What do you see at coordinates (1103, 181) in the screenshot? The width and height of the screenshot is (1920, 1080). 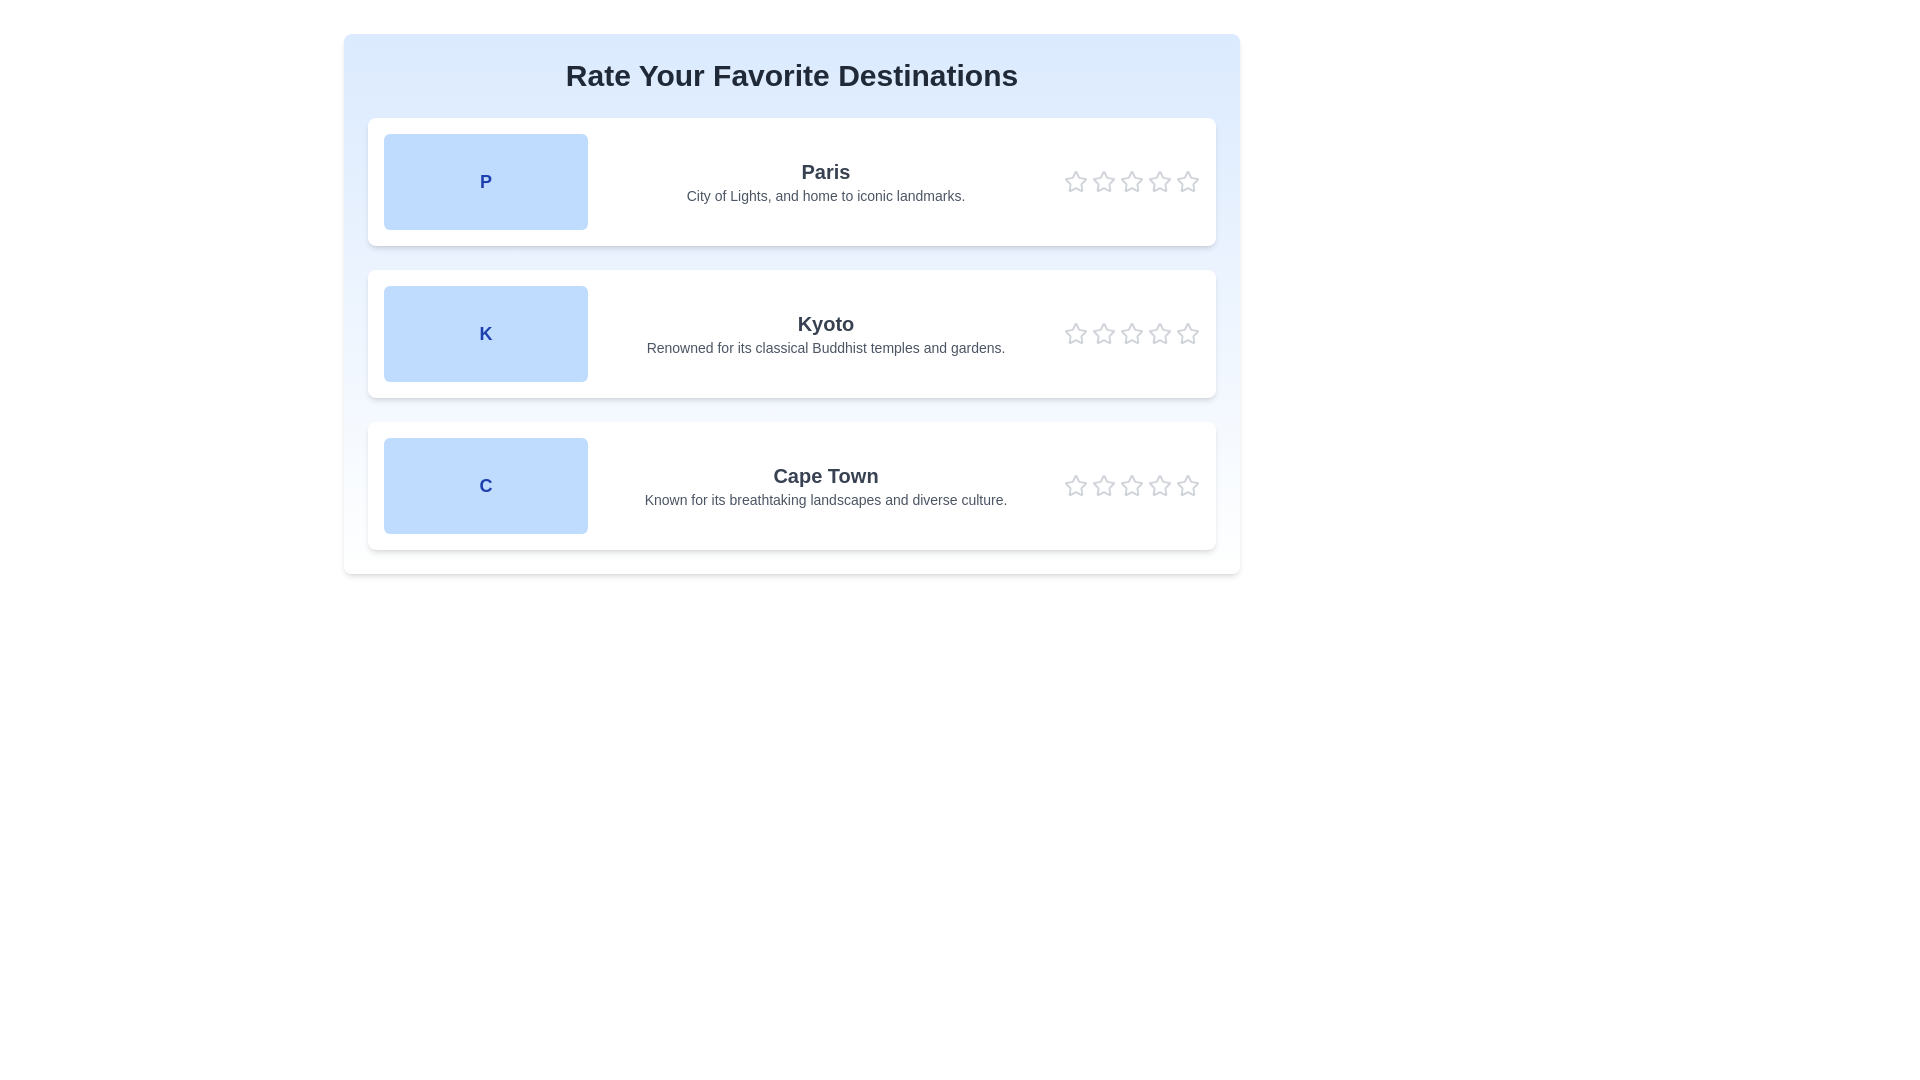 I see `the second star icon in the rating interface for the 'Paris' destination card` at bounding box center [1103, 181].